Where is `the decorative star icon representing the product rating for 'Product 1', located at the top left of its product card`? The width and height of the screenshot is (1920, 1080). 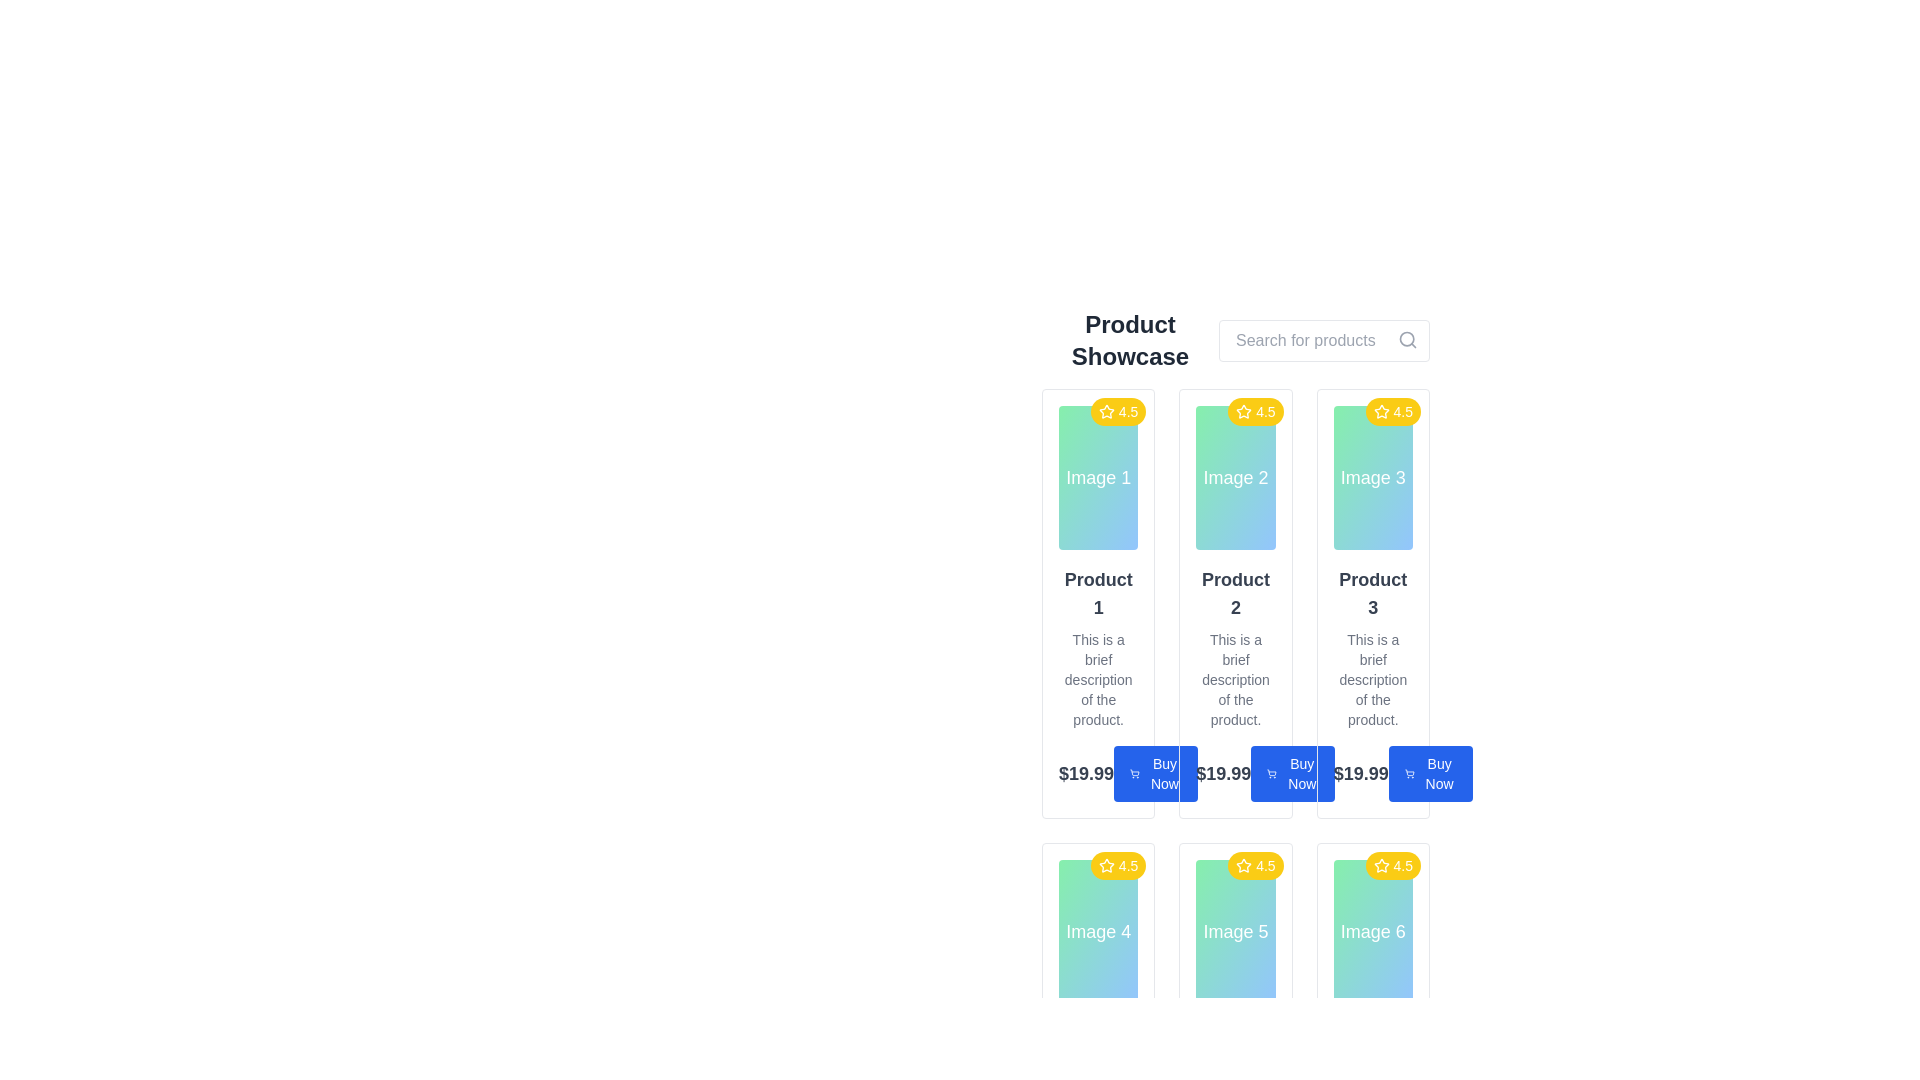
the decorative star icon representing the product rating for 'Product 1', located at the top left of its product card is located at coordinates (1380, 410).